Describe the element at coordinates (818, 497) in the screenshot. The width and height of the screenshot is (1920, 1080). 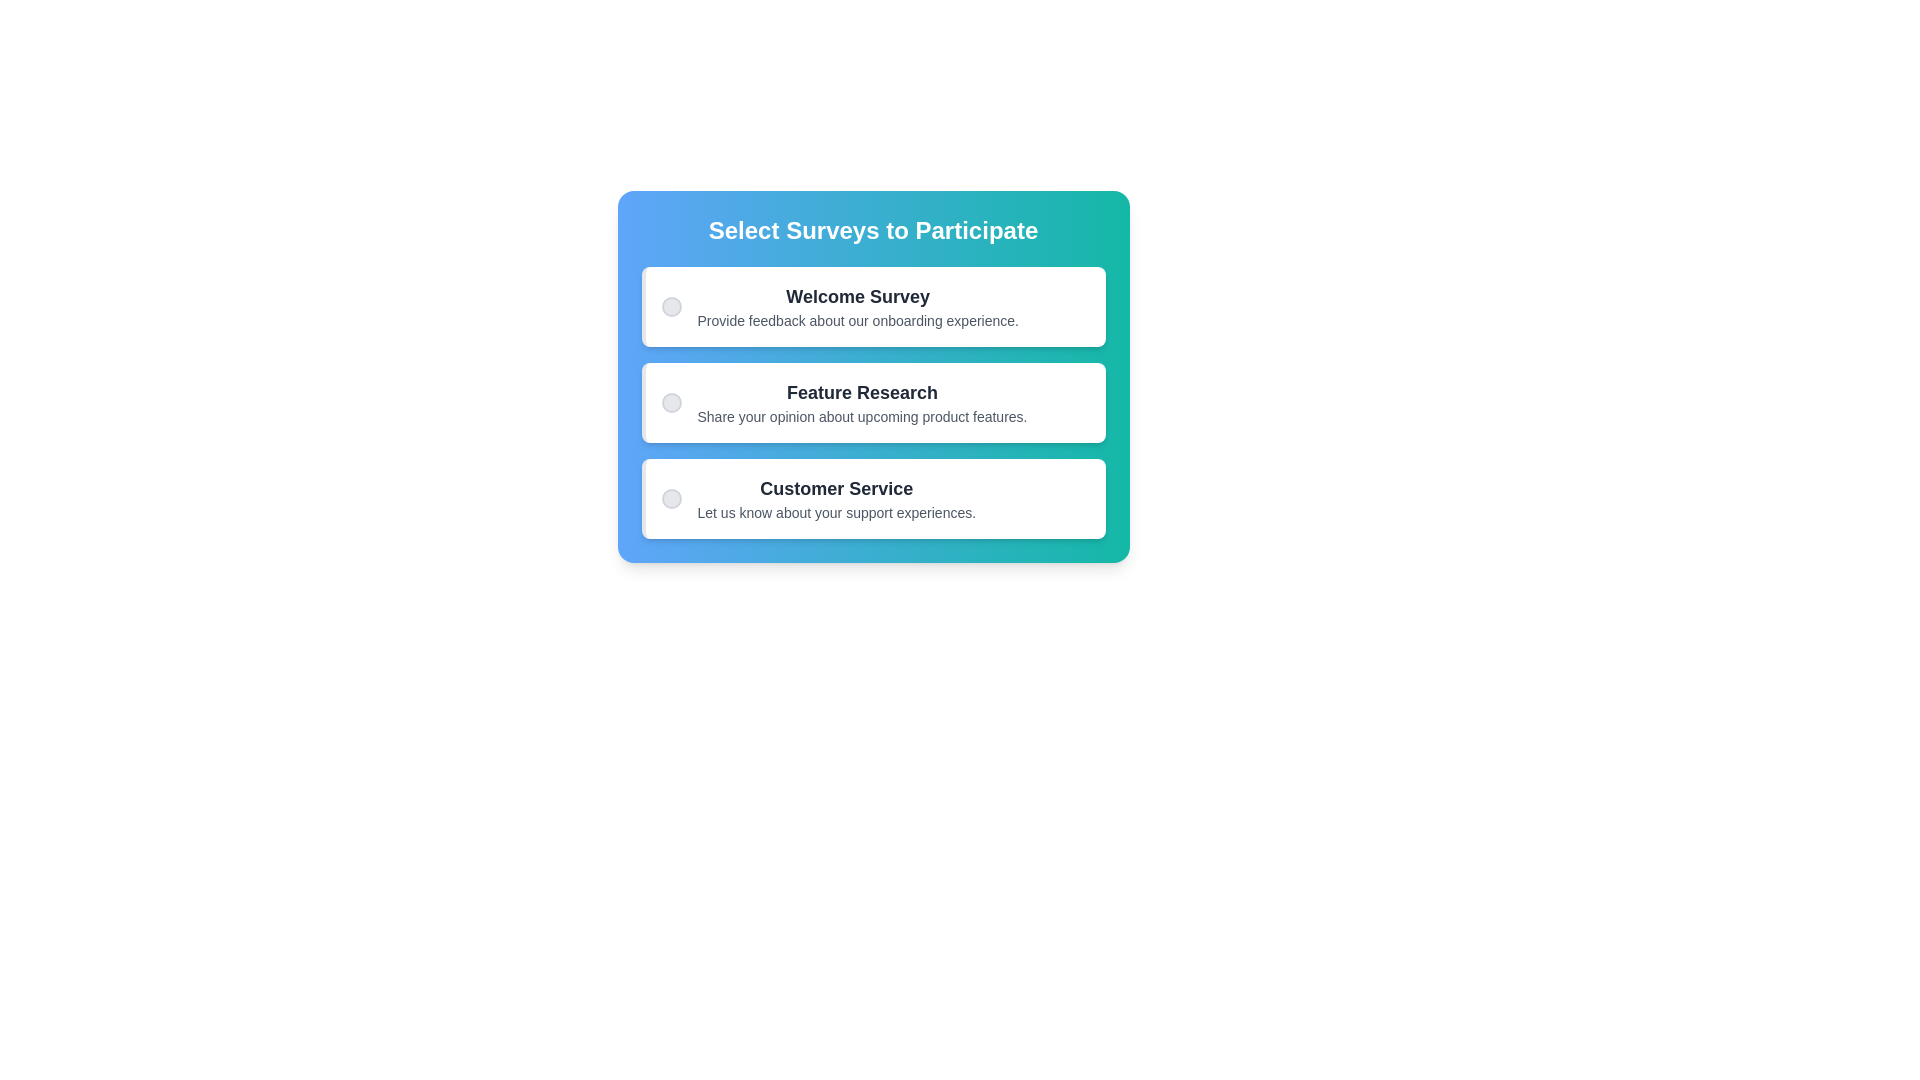
I see `the selectable survey option labeled 'Customer Service'` at that location.